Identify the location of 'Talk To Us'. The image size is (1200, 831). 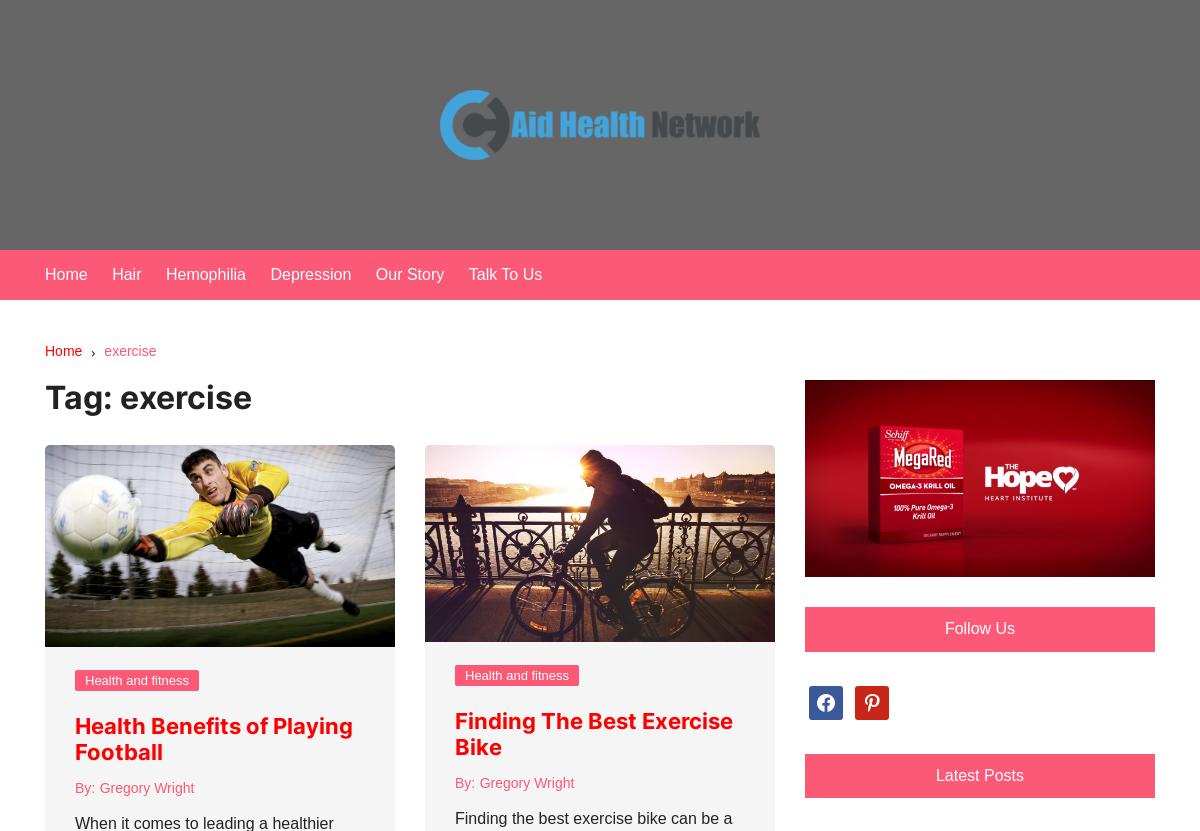
(467, 273).